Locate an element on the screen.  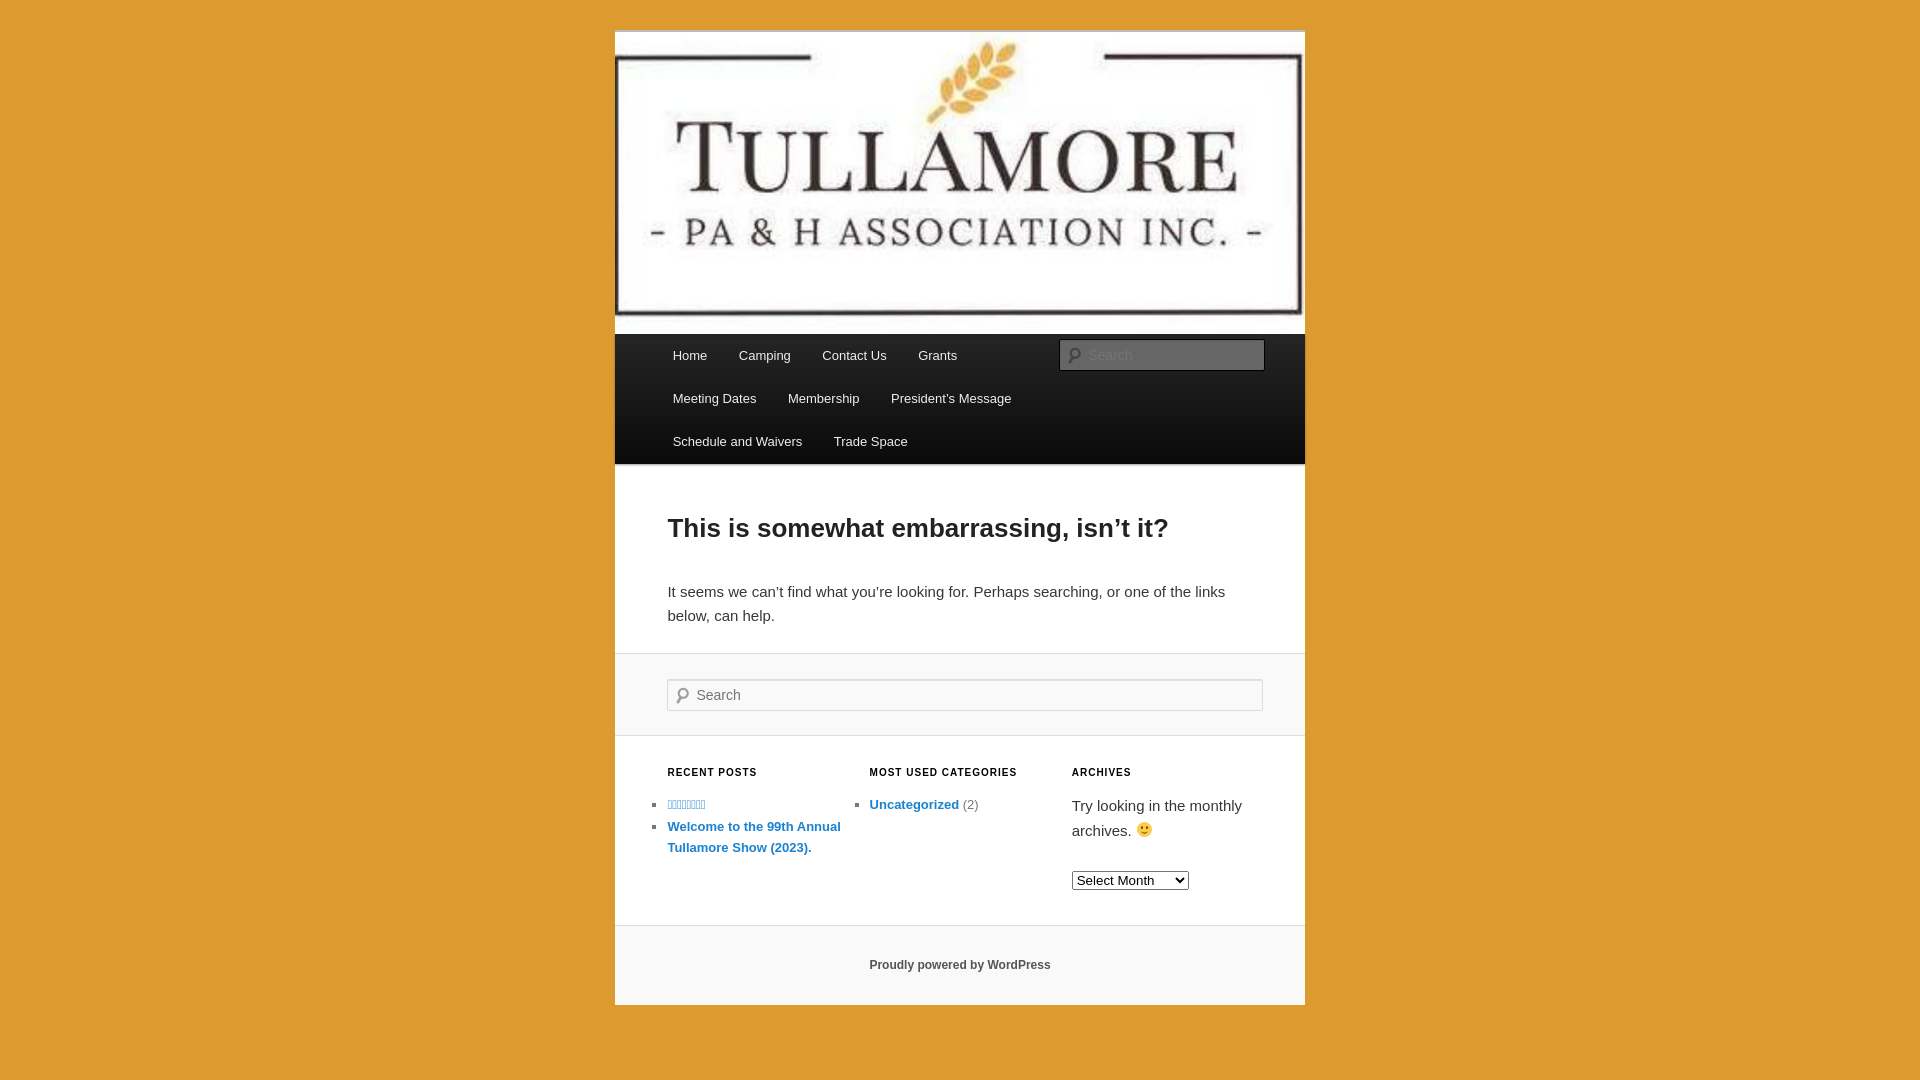
'Contact Us' is located at coordinates (854, 354).